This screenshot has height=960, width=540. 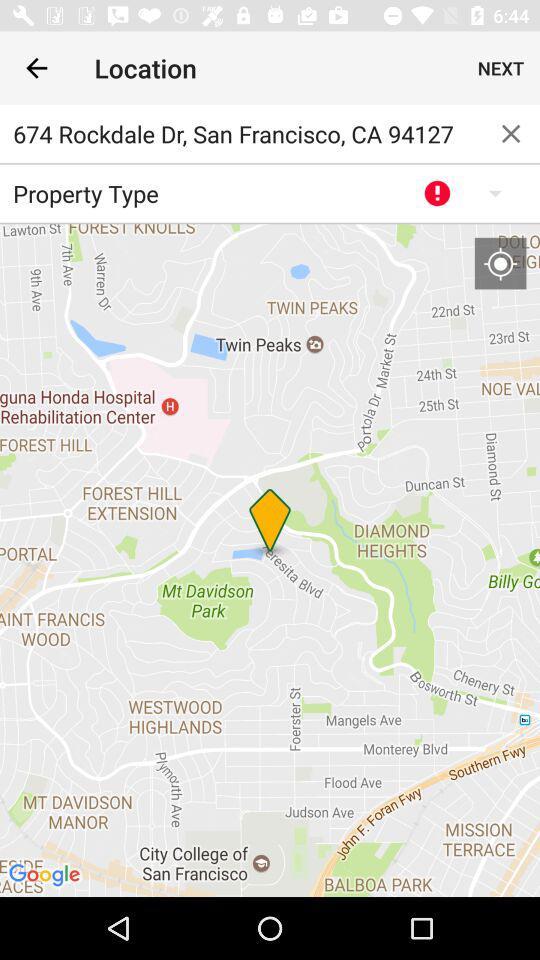 I want to click on the icon next to location icon, so click(x=500, y=68).